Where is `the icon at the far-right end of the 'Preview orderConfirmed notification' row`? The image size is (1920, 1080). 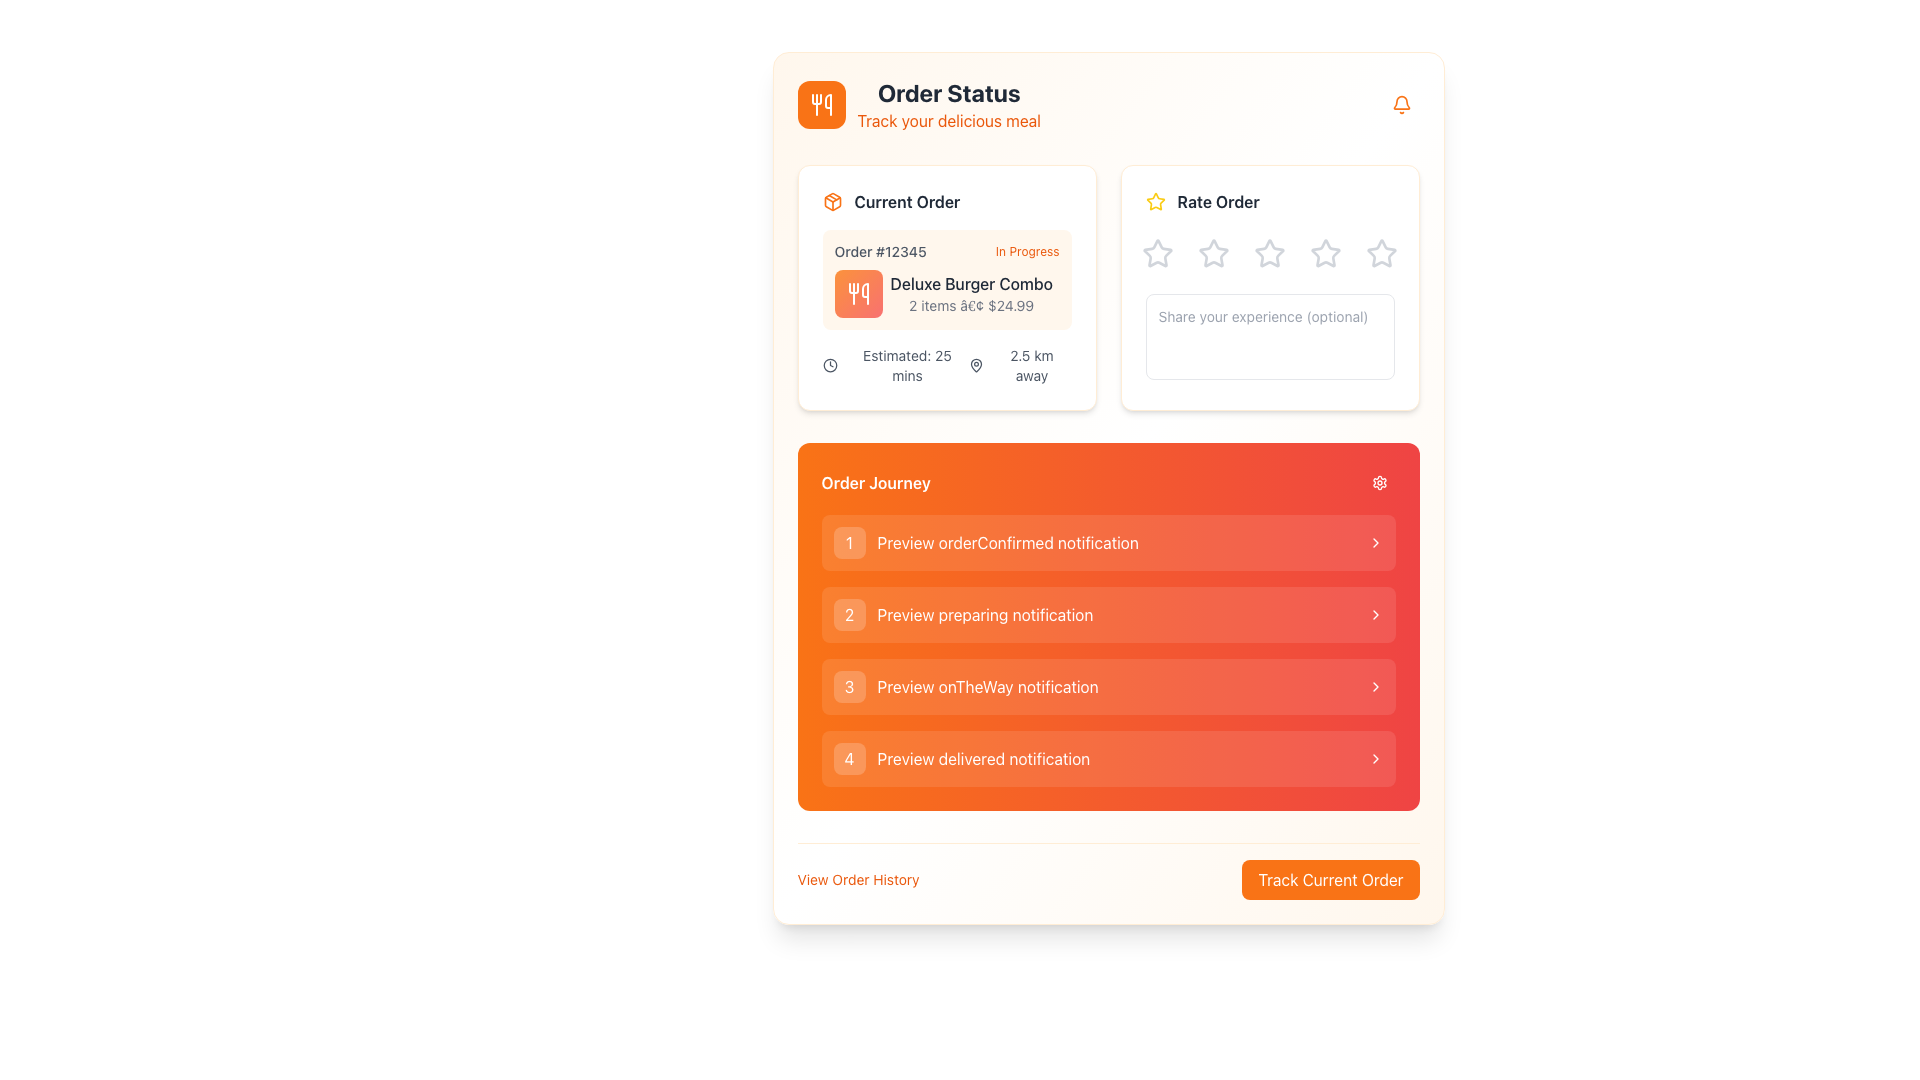
the icon at the far-right end of the 'Preview orderConfirmed notification' row is located at coordinates (1374, 543).